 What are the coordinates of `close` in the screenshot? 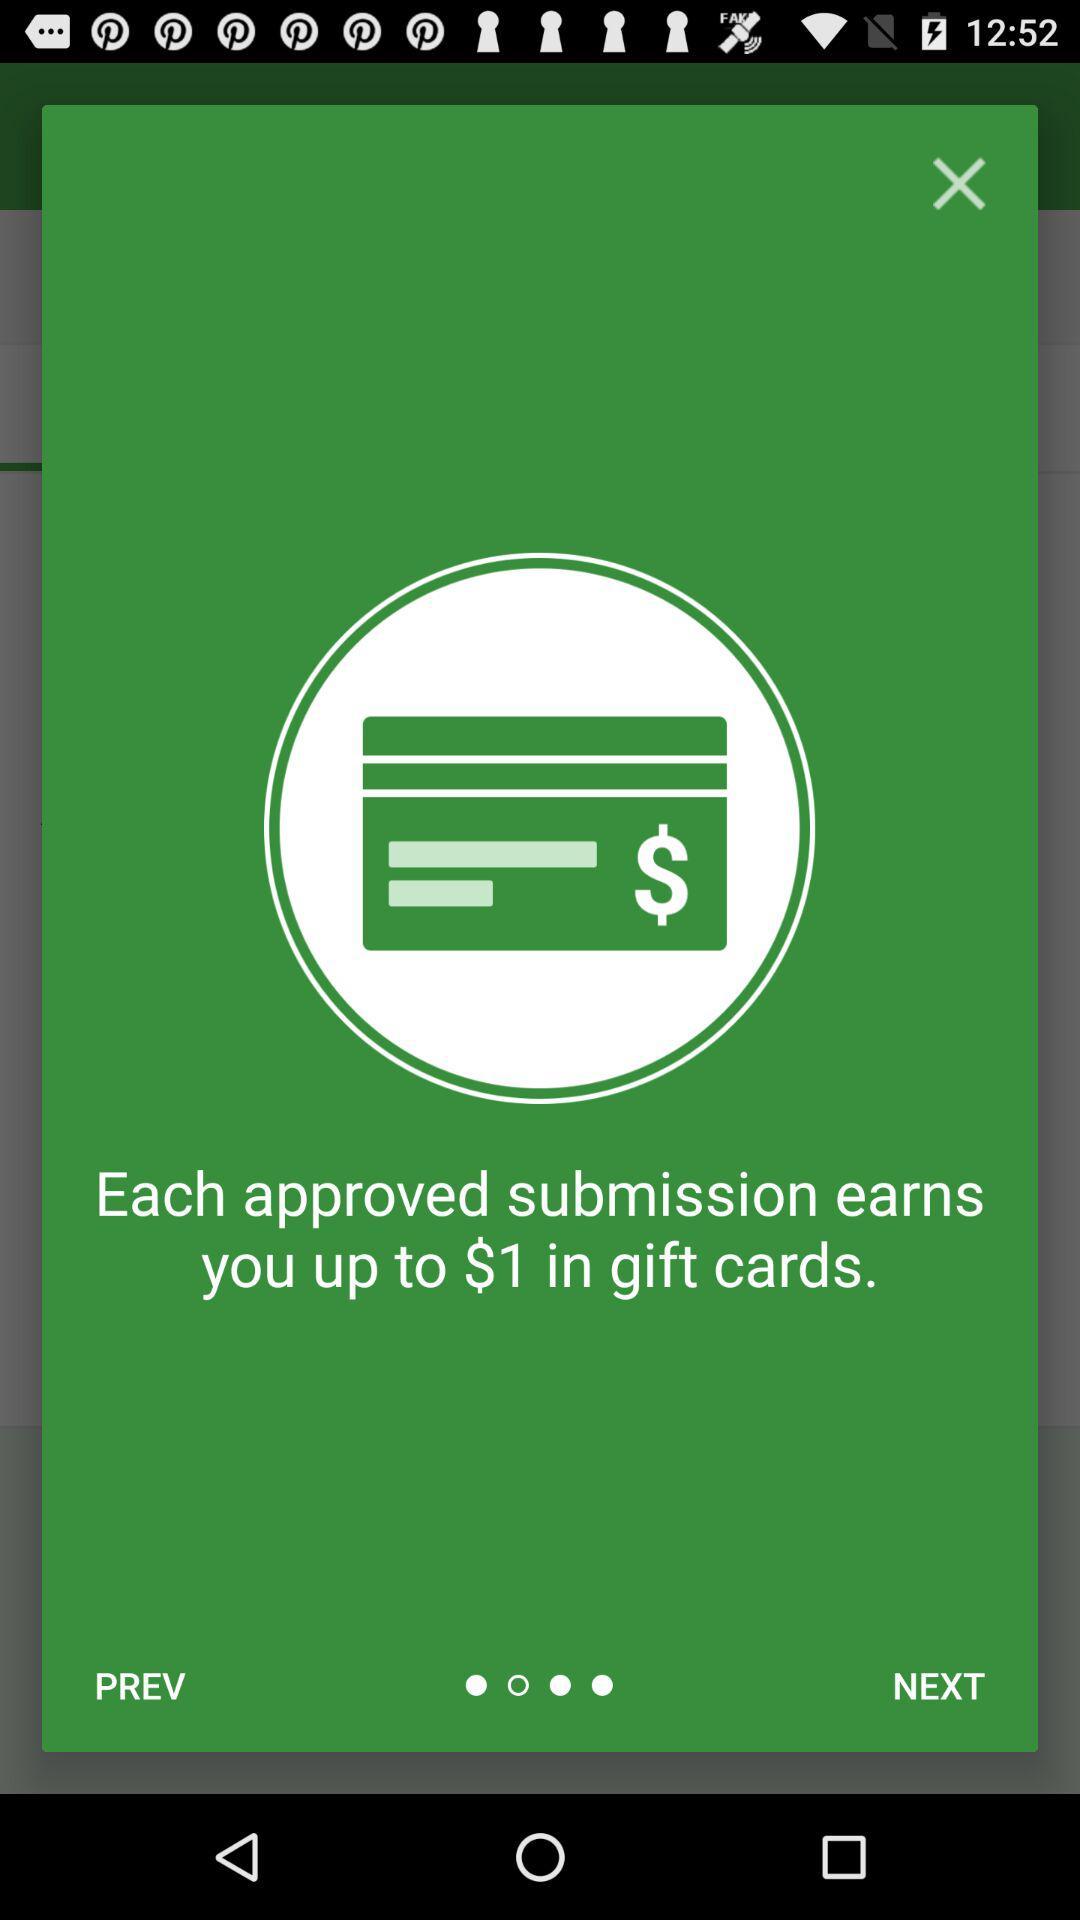 It's located at (958, 183).